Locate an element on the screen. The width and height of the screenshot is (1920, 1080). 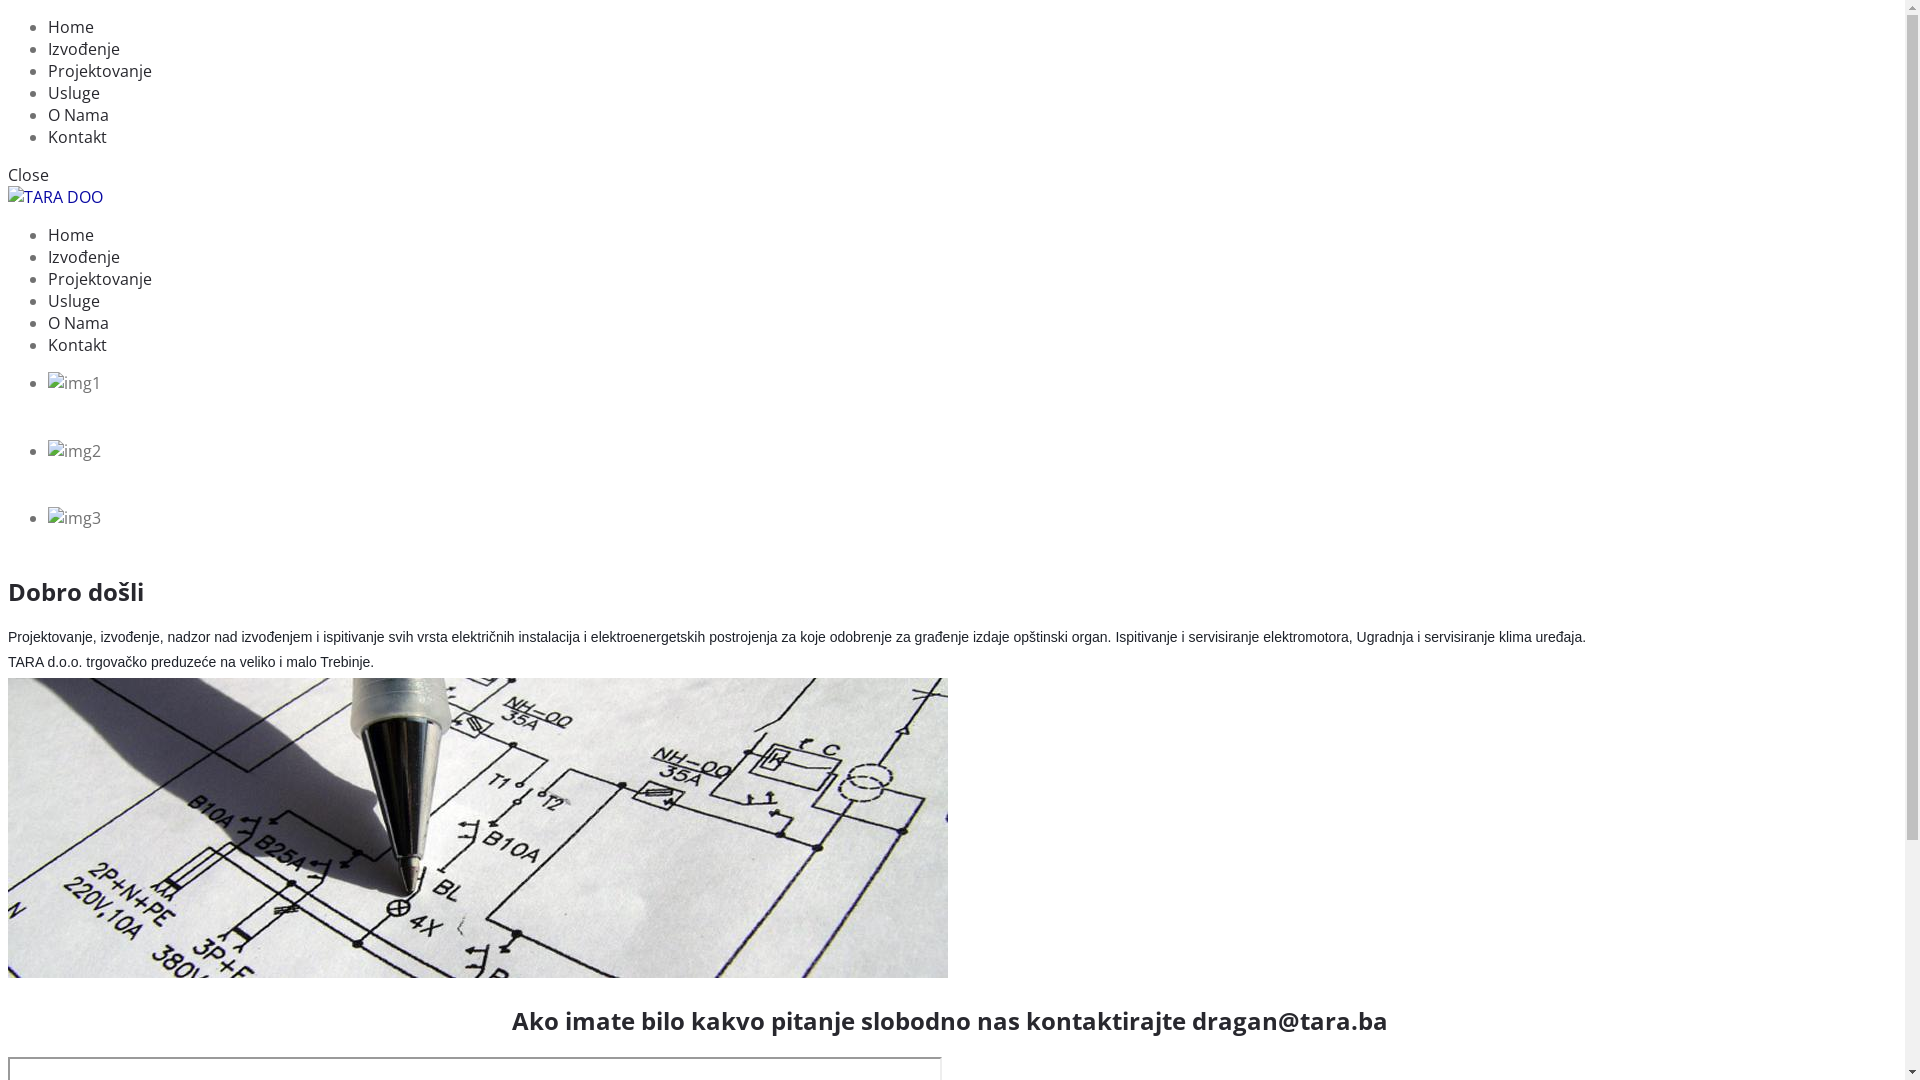
'Projektovanje' is located at coordinates (99, 278).